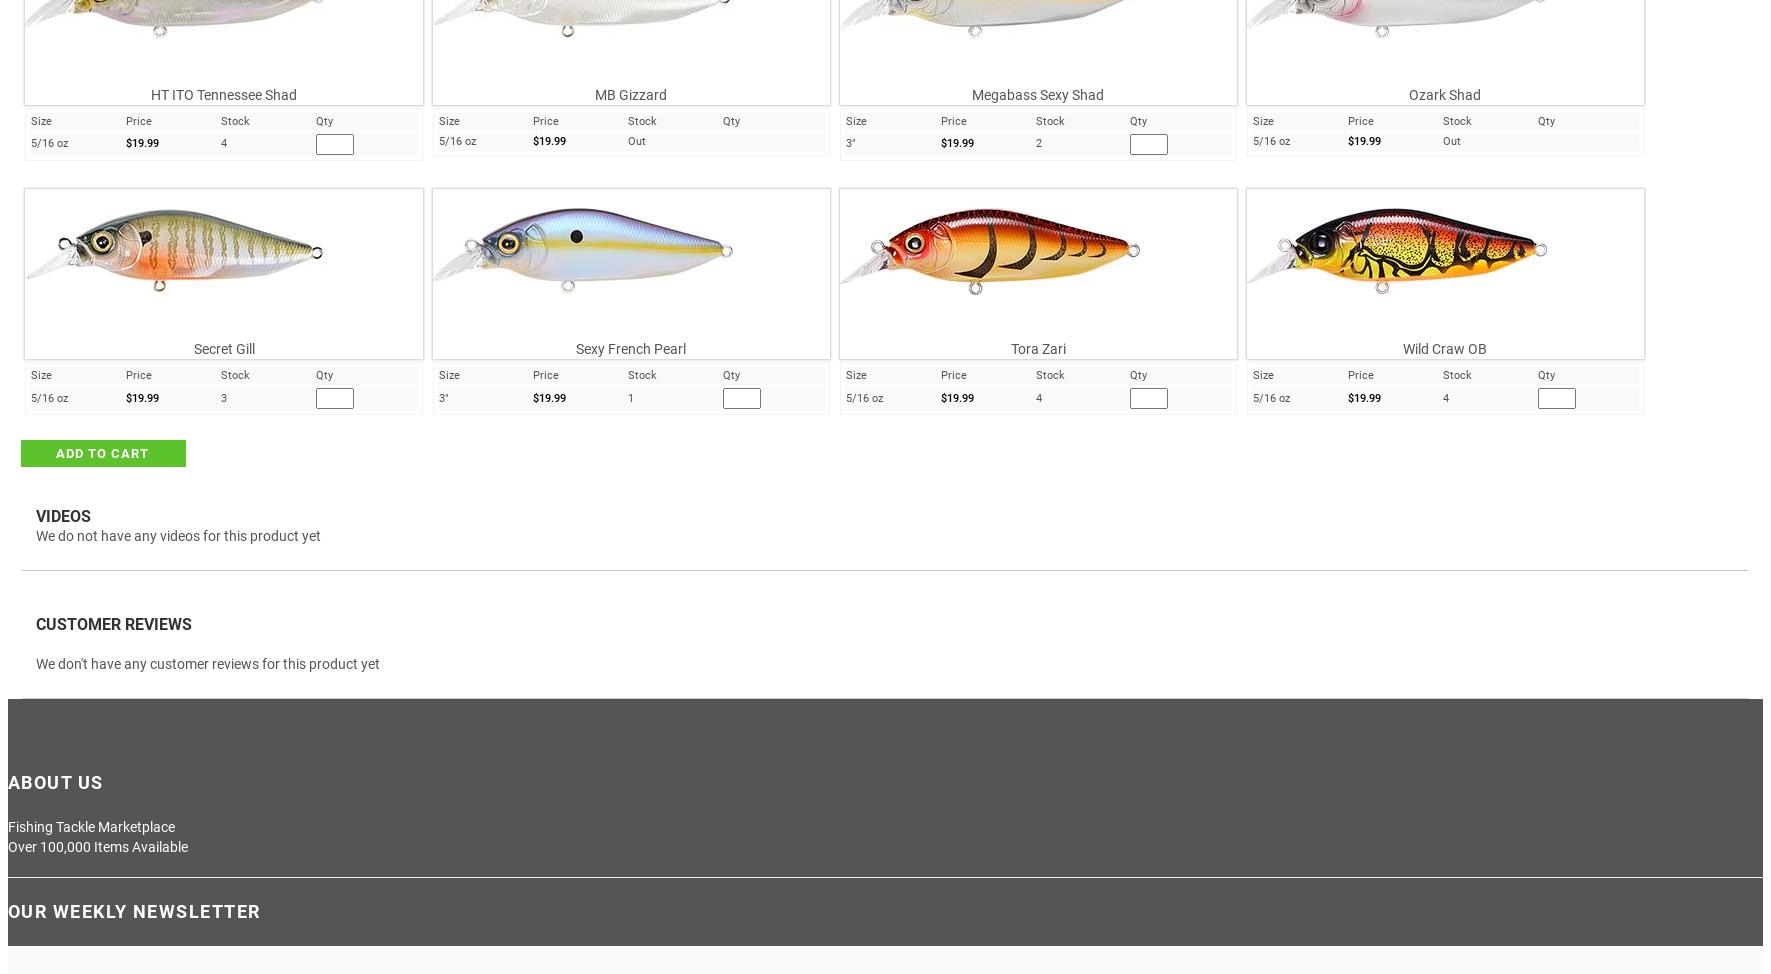 The height and width of the screenshot is (974, 1771). Describe the element at coordinates (630, 92) in the screenshot. I see `'MB Gizzard'` at that location.